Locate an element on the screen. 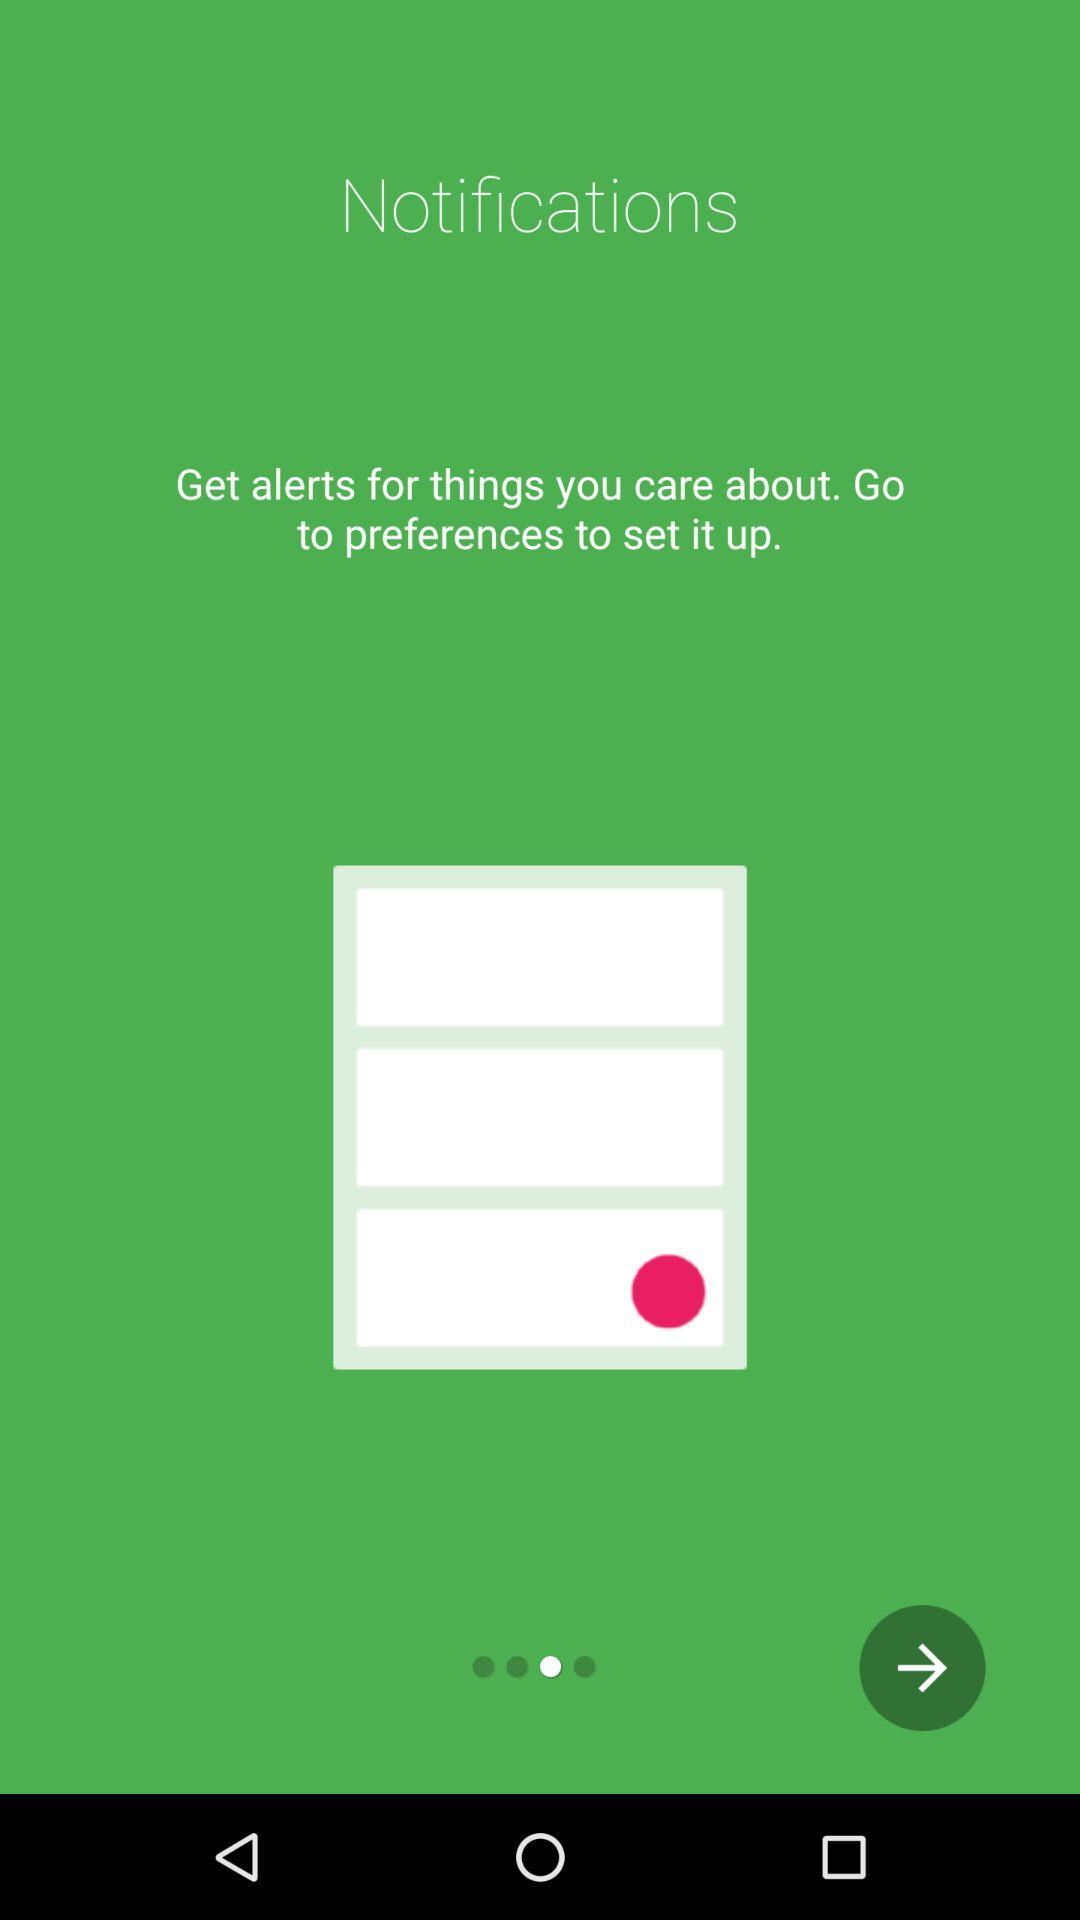 Image resolution: width=1080 pixels, height=1920 pixels. next page is located at coordinates (922, 1667).